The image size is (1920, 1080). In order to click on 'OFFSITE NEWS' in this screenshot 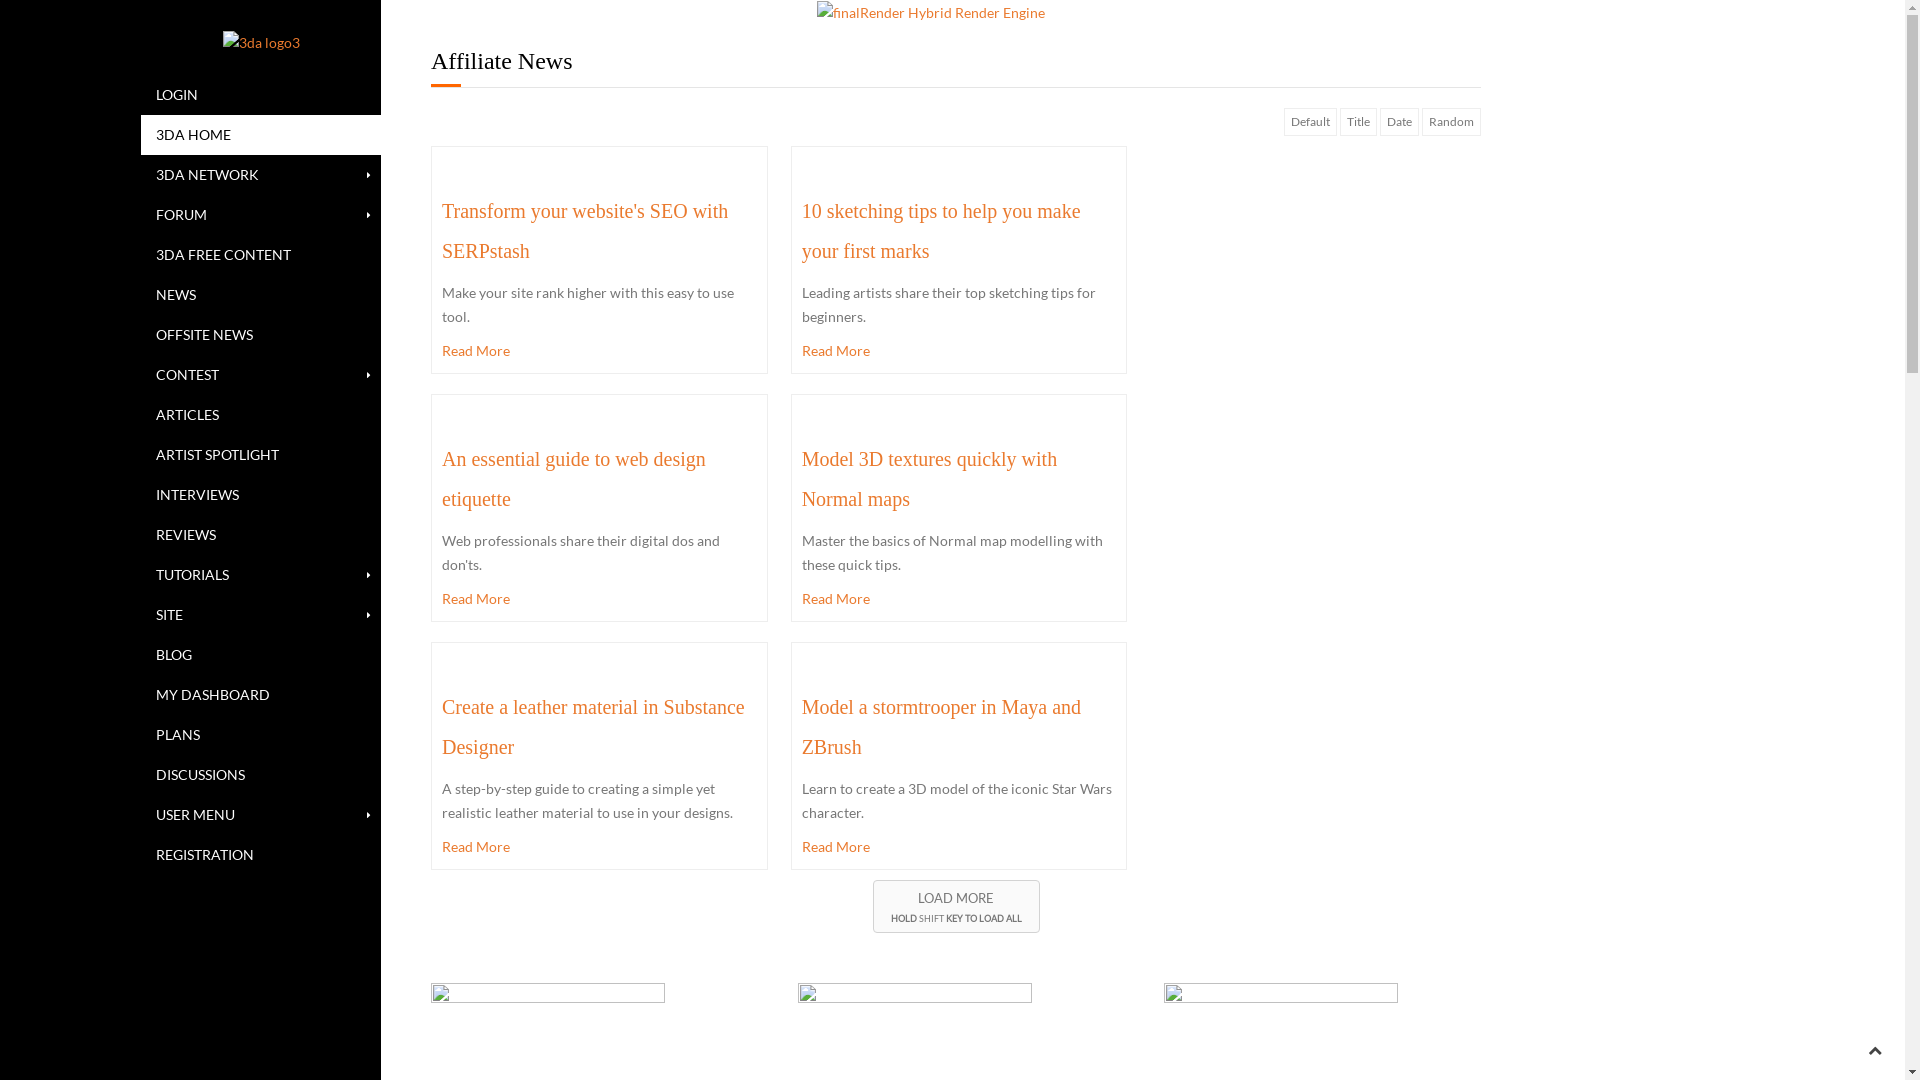, I will do `click(139, 334)`.